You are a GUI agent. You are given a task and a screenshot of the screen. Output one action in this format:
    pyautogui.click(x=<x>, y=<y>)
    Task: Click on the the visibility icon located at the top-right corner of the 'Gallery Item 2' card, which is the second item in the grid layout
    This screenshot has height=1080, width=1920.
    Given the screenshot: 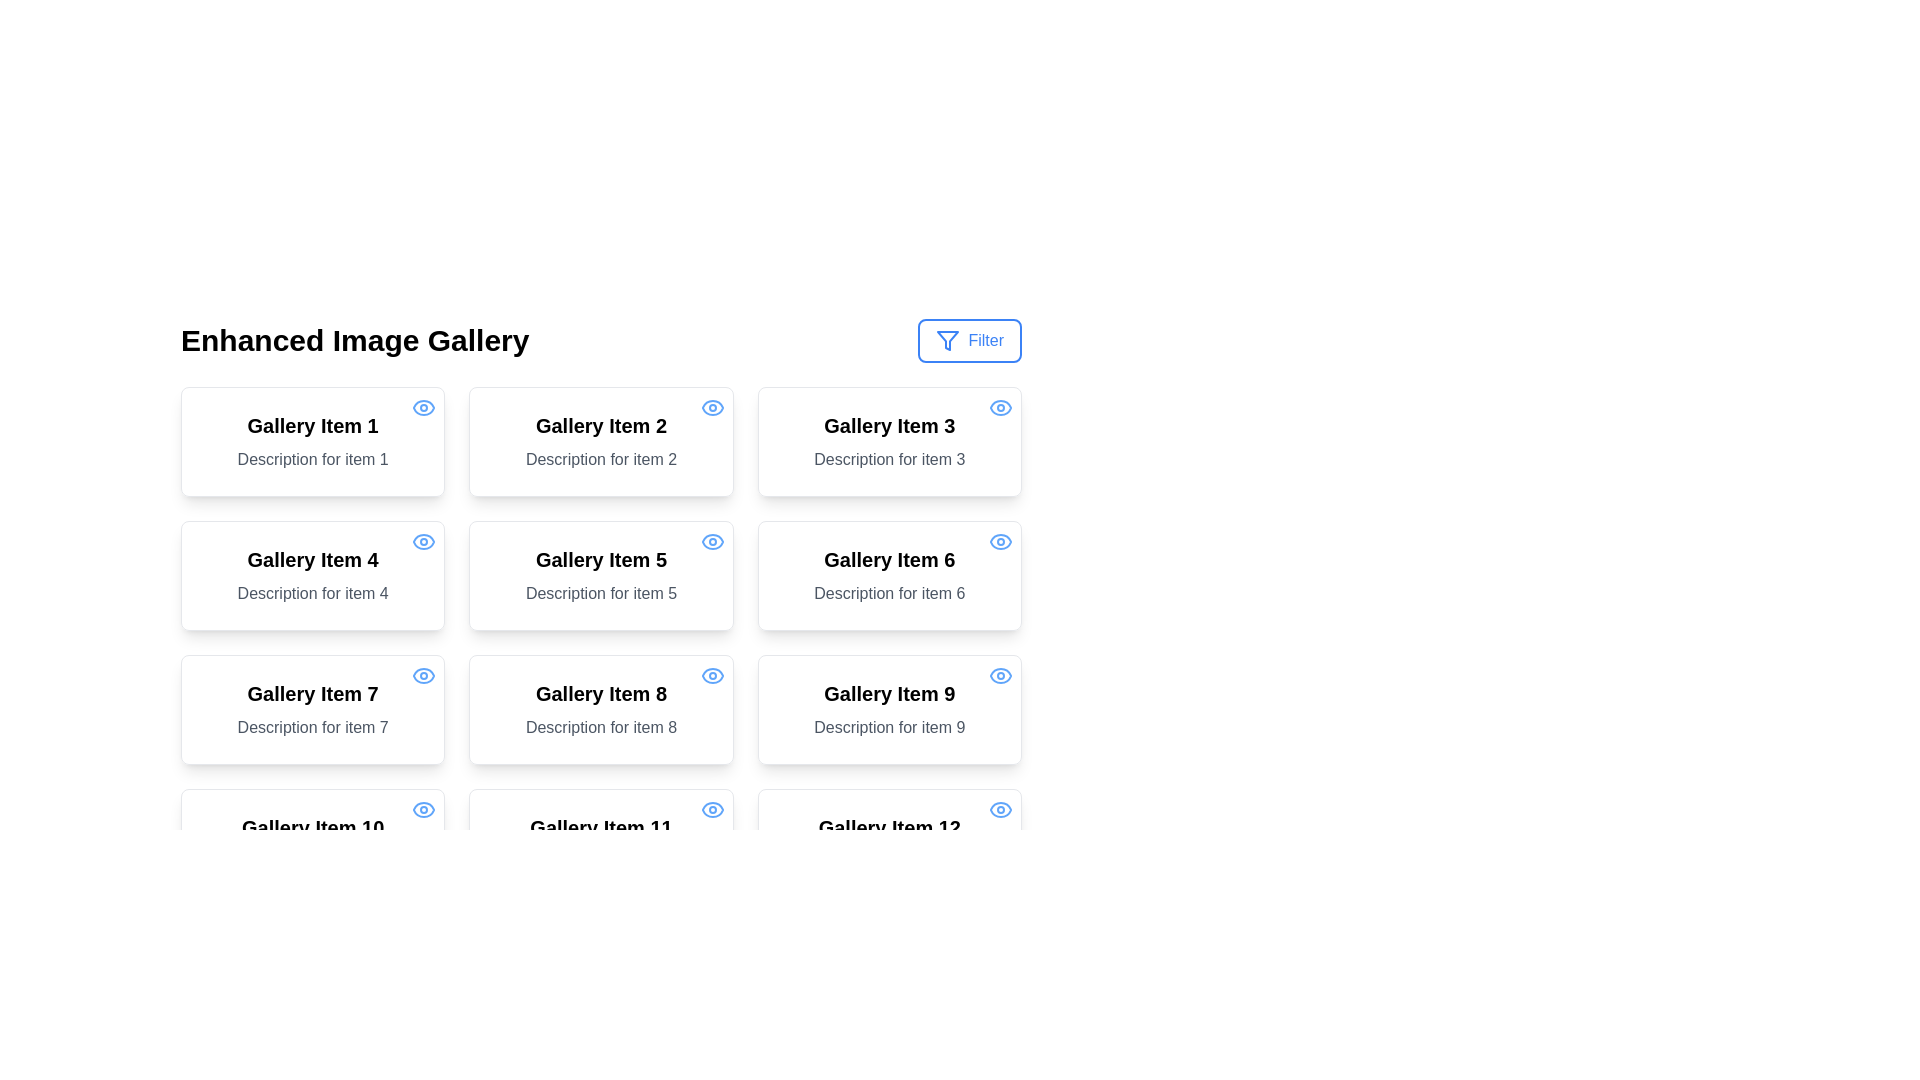 What is the action you would take?
    pyautogui.click(x=712, y=407)
    